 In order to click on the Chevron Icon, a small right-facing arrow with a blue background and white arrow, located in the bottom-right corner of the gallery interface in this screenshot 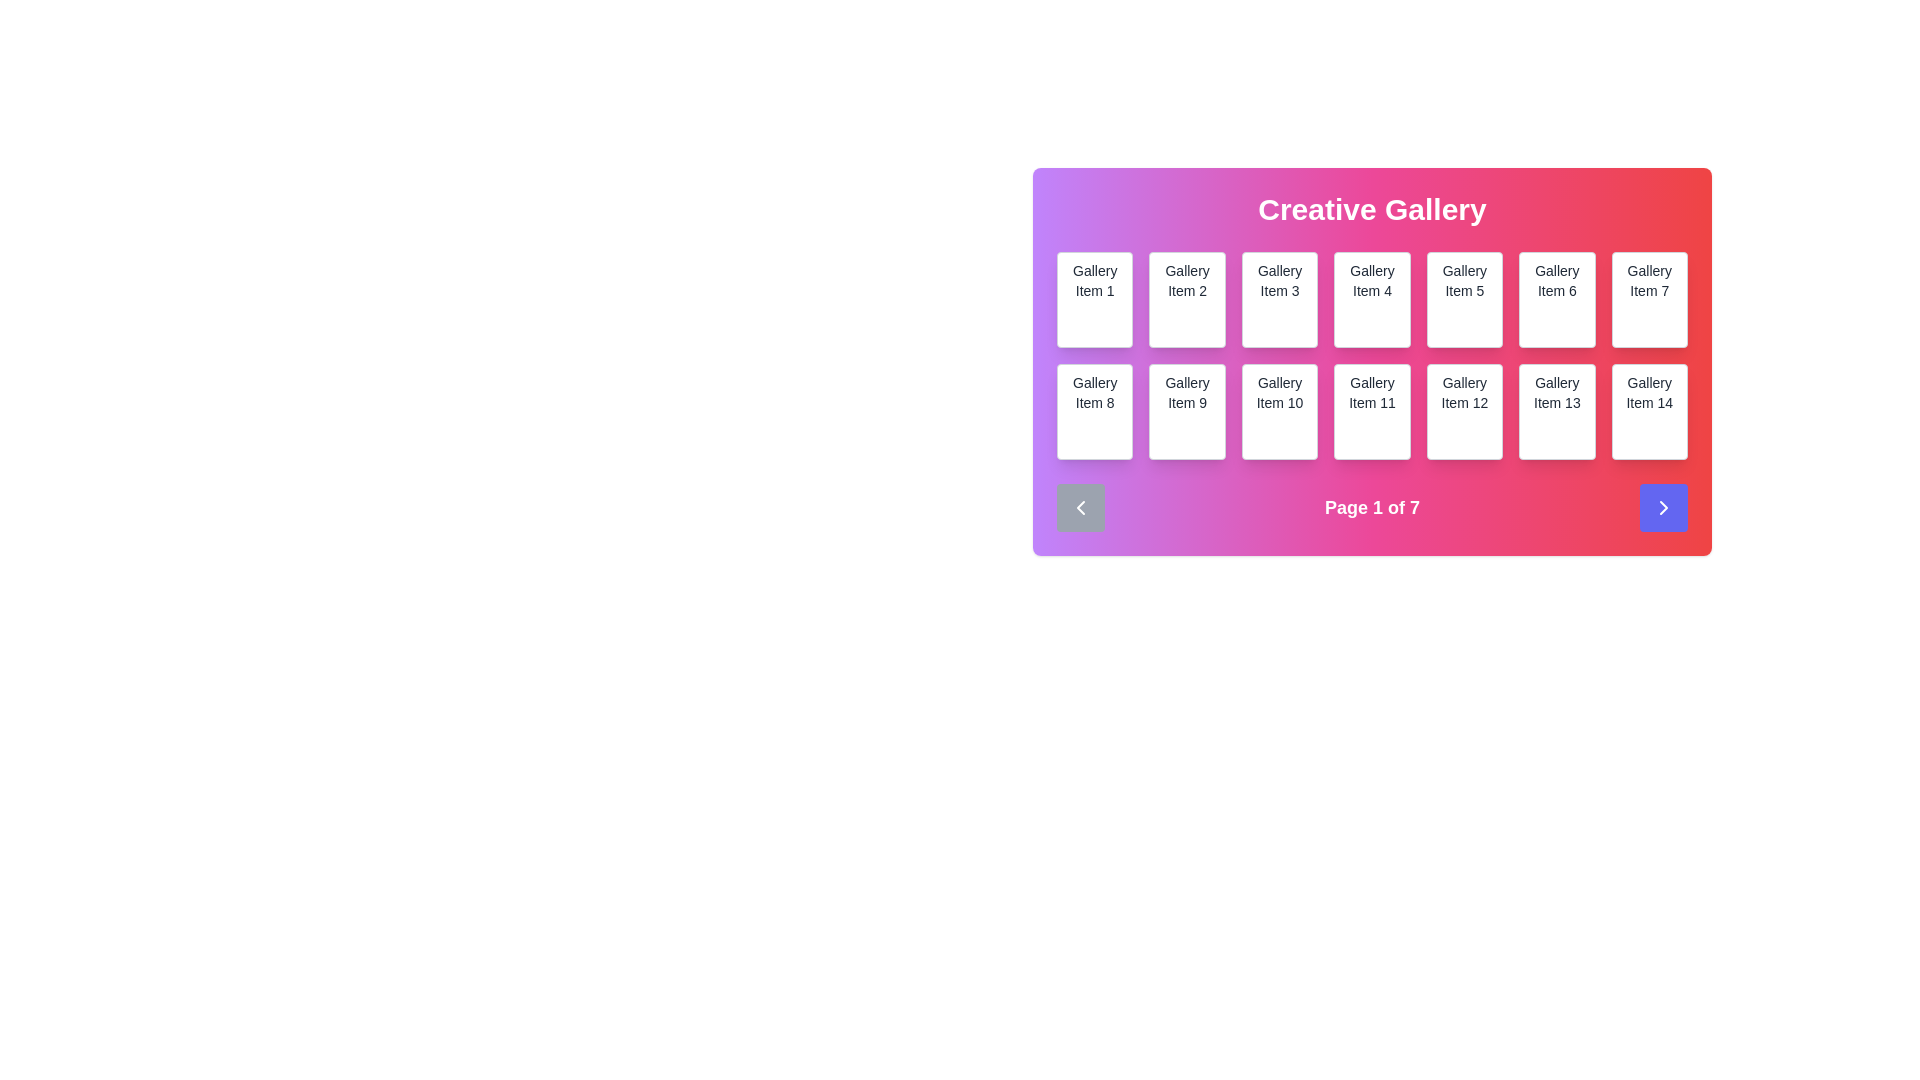, I will do `click(1664, 507)`.